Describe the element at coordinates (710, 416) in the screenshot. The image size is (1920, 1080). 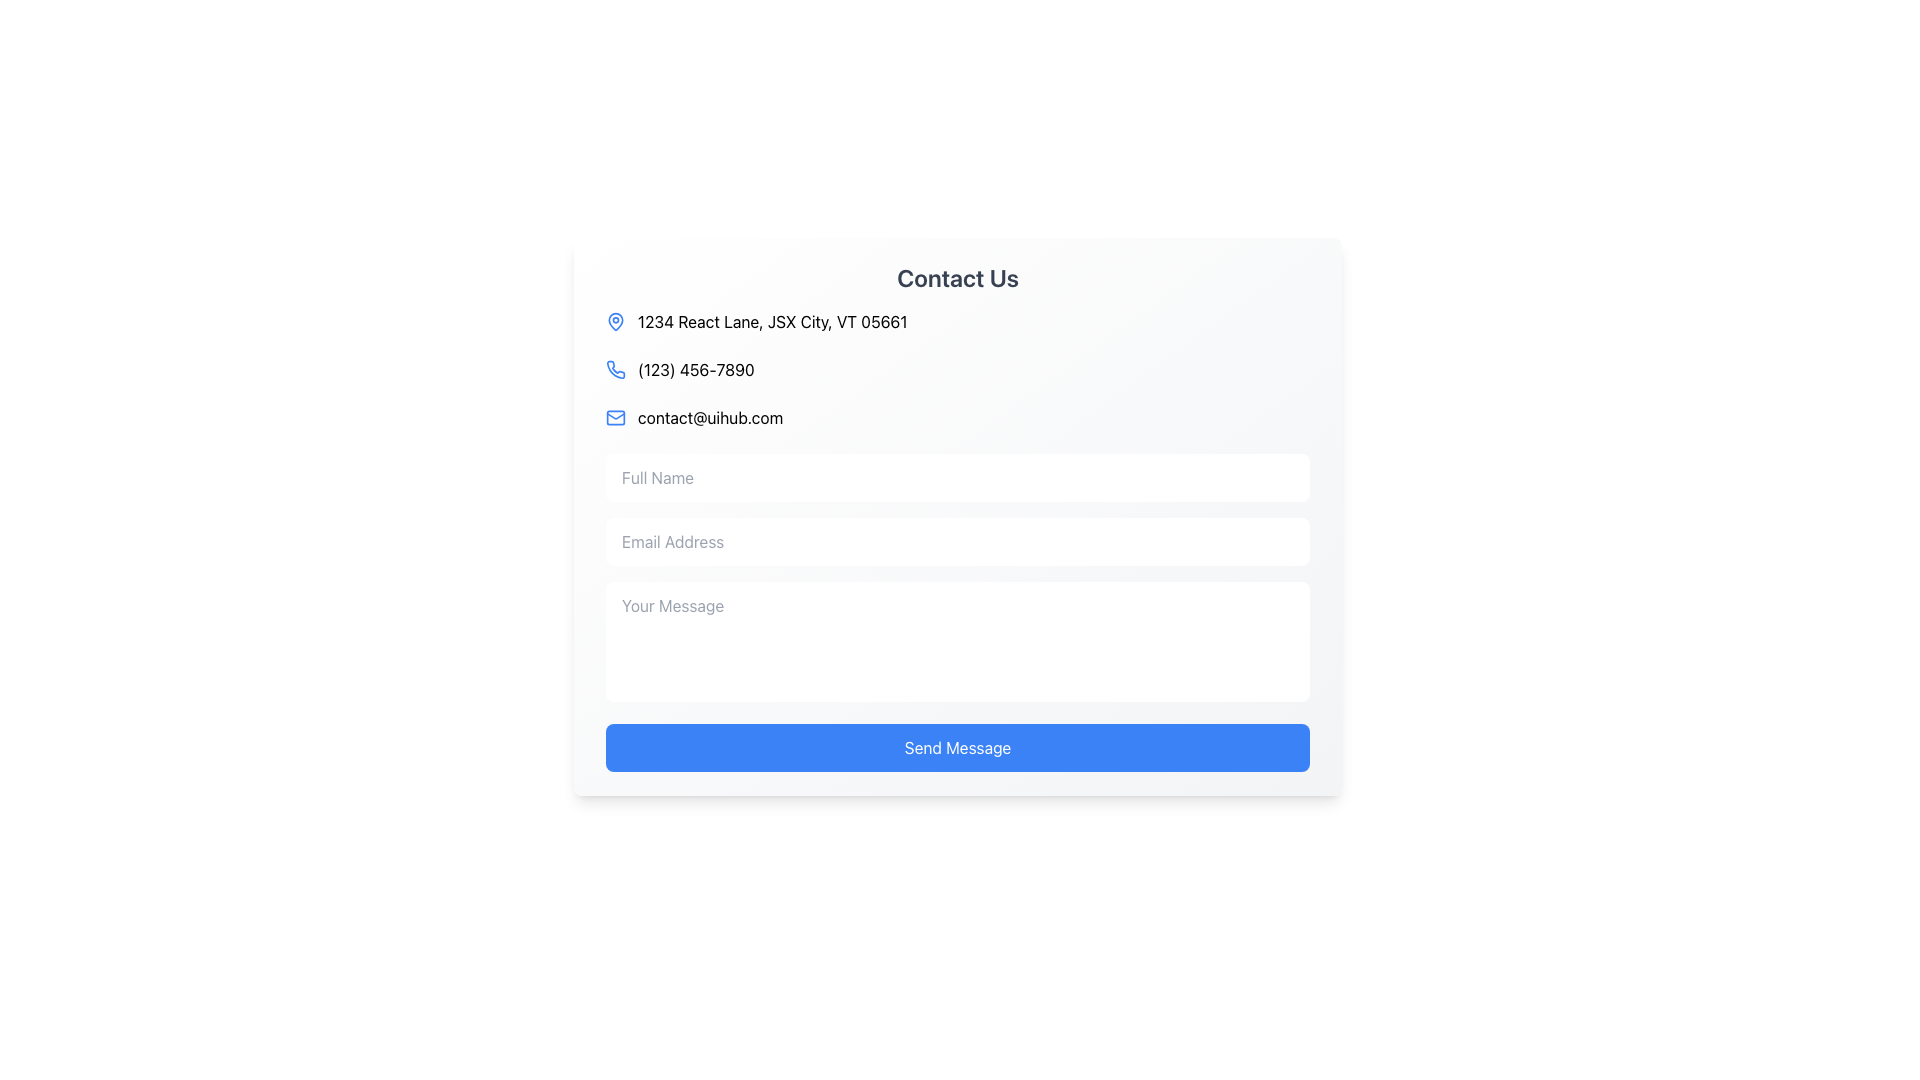
I see `the Text Label displaying the email address 'contact@uihub.com', which is located in the third row of contact details beneath the phone number` at that location.